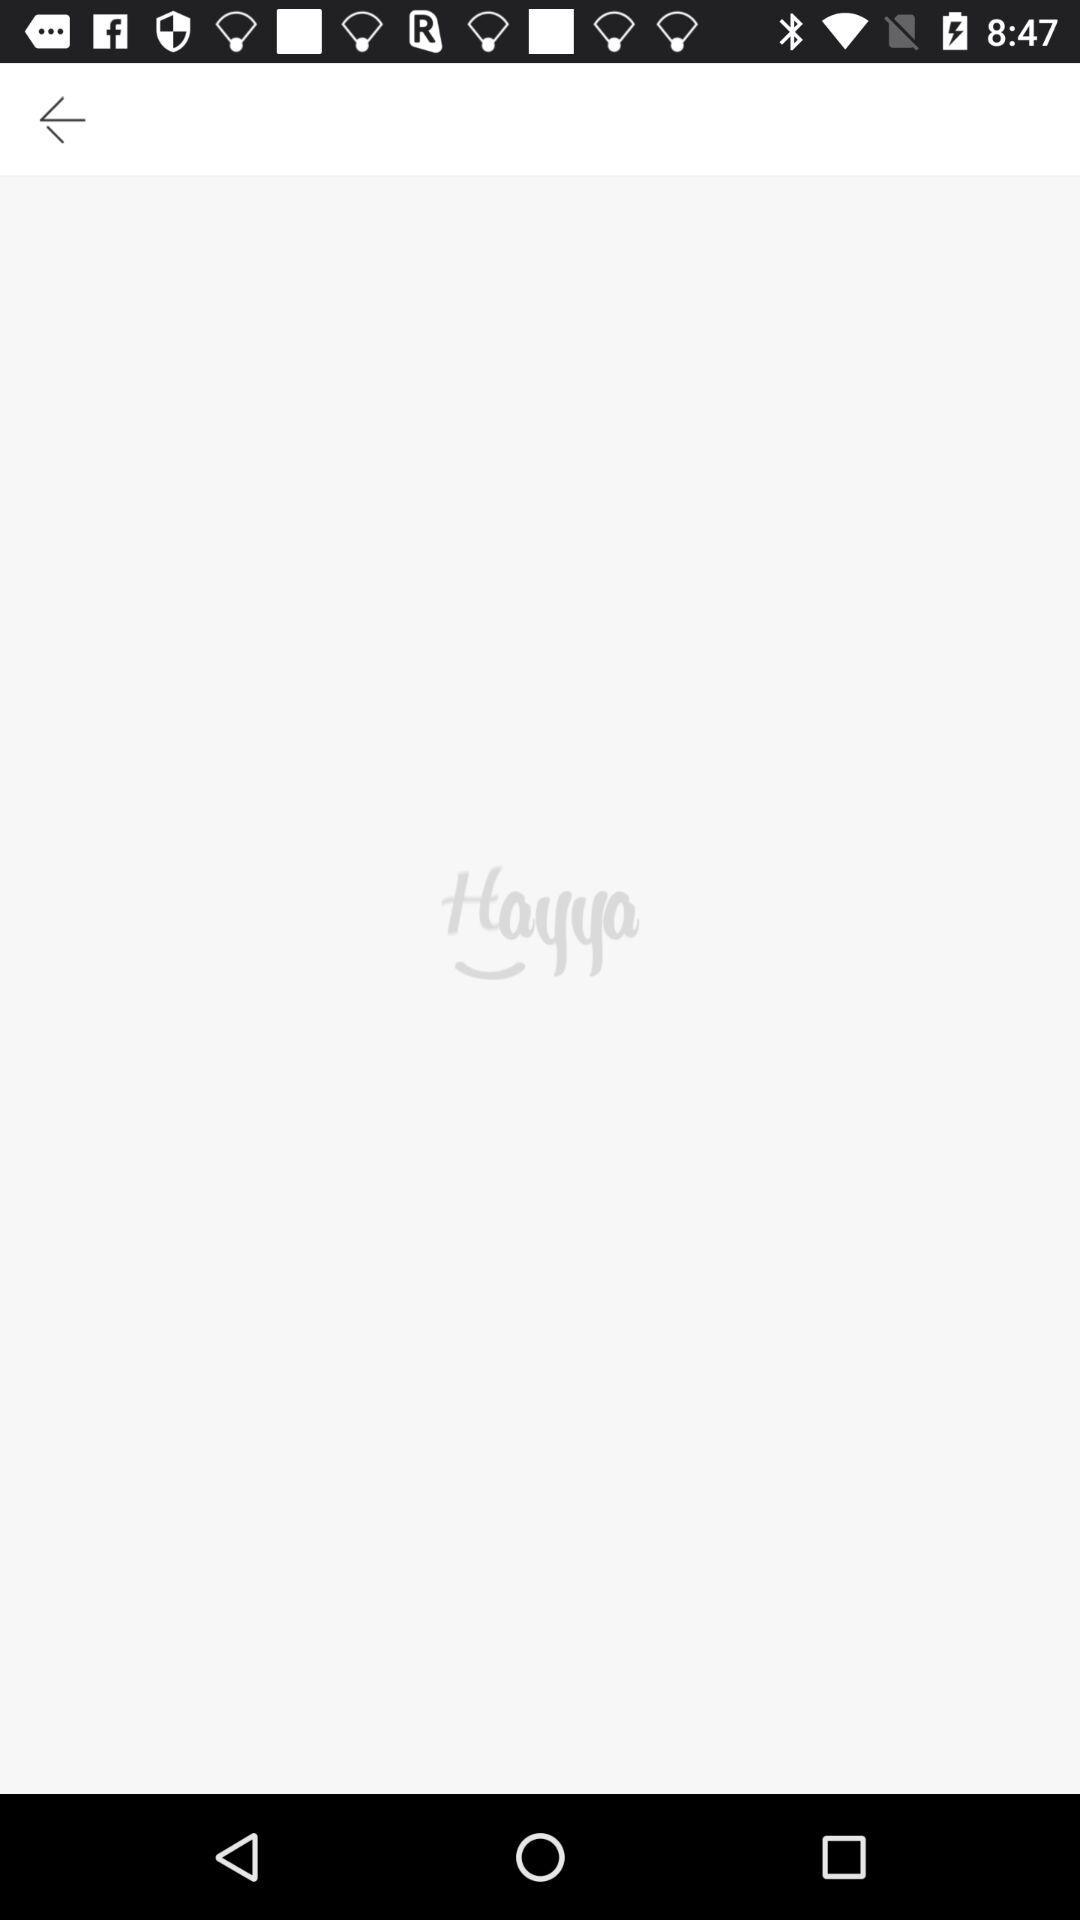 The width and height of the screenshot is (1080, 1920). Describe the element at coordinates (61, 127) in the screenshot. I see `the arrow_backward icon` at that location.